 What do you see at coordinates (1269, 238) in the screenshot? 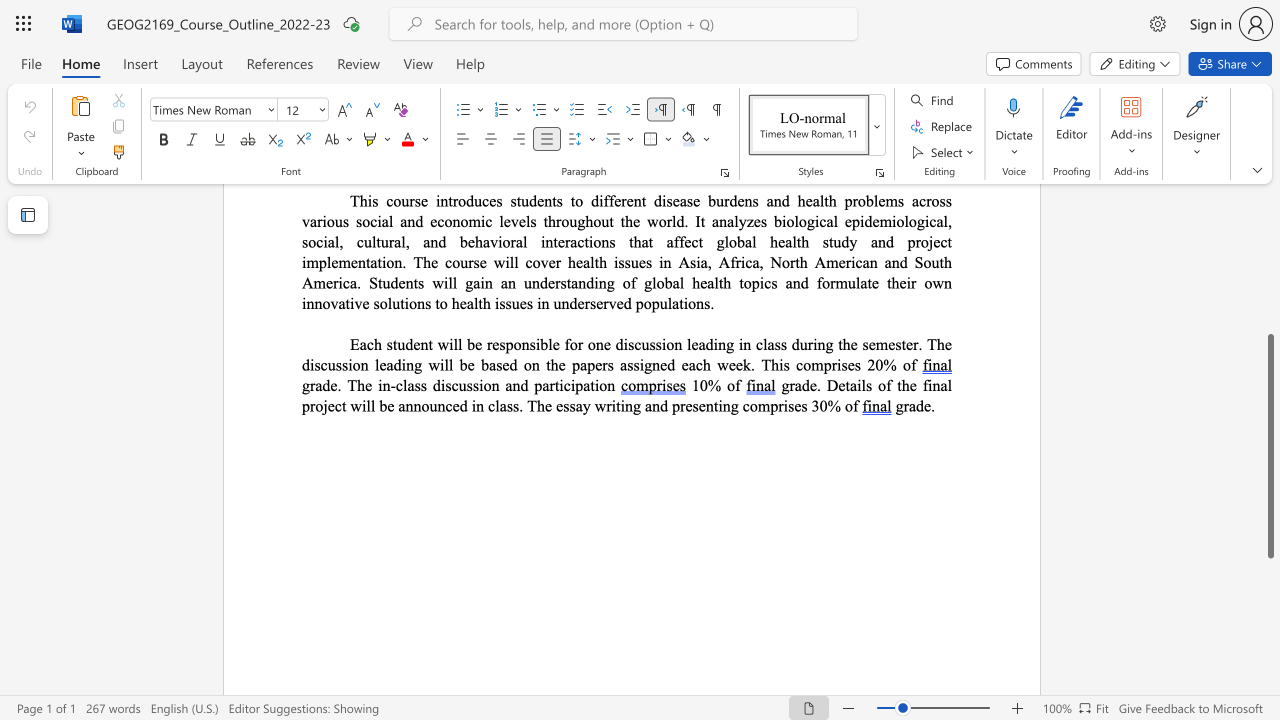
I see `the scrollbar to scroll the page up` at bounding box center [1269, 238].